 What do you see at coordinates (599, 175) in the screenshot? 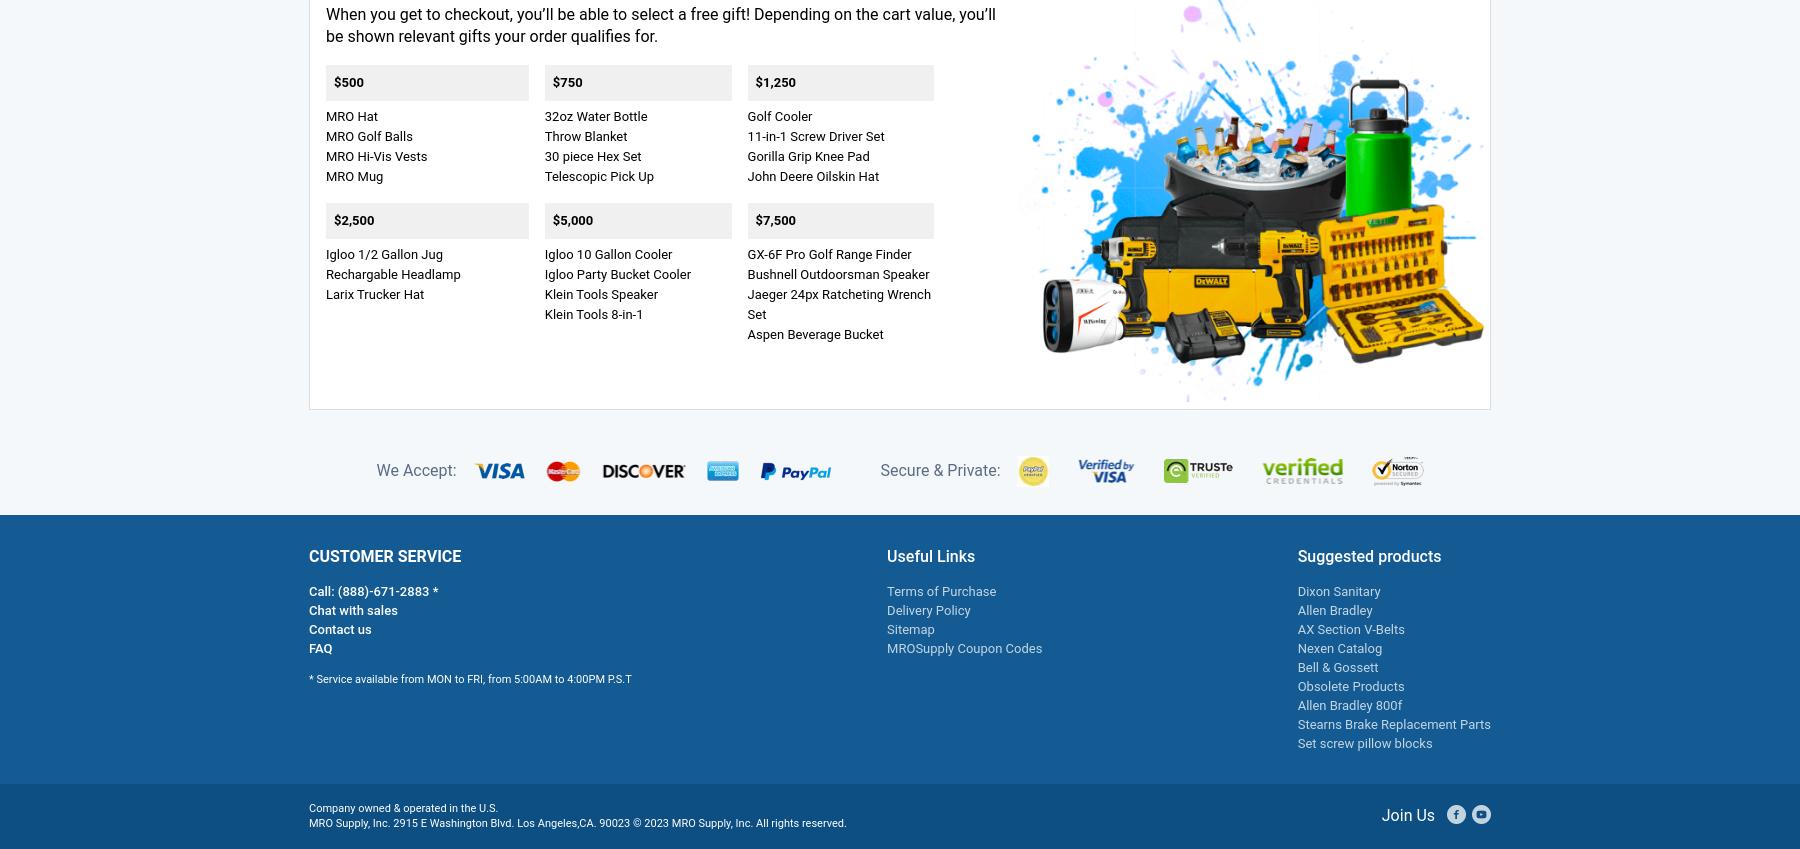
I see `'Telescopic Pick Up'` at bounding box center [599, 175].